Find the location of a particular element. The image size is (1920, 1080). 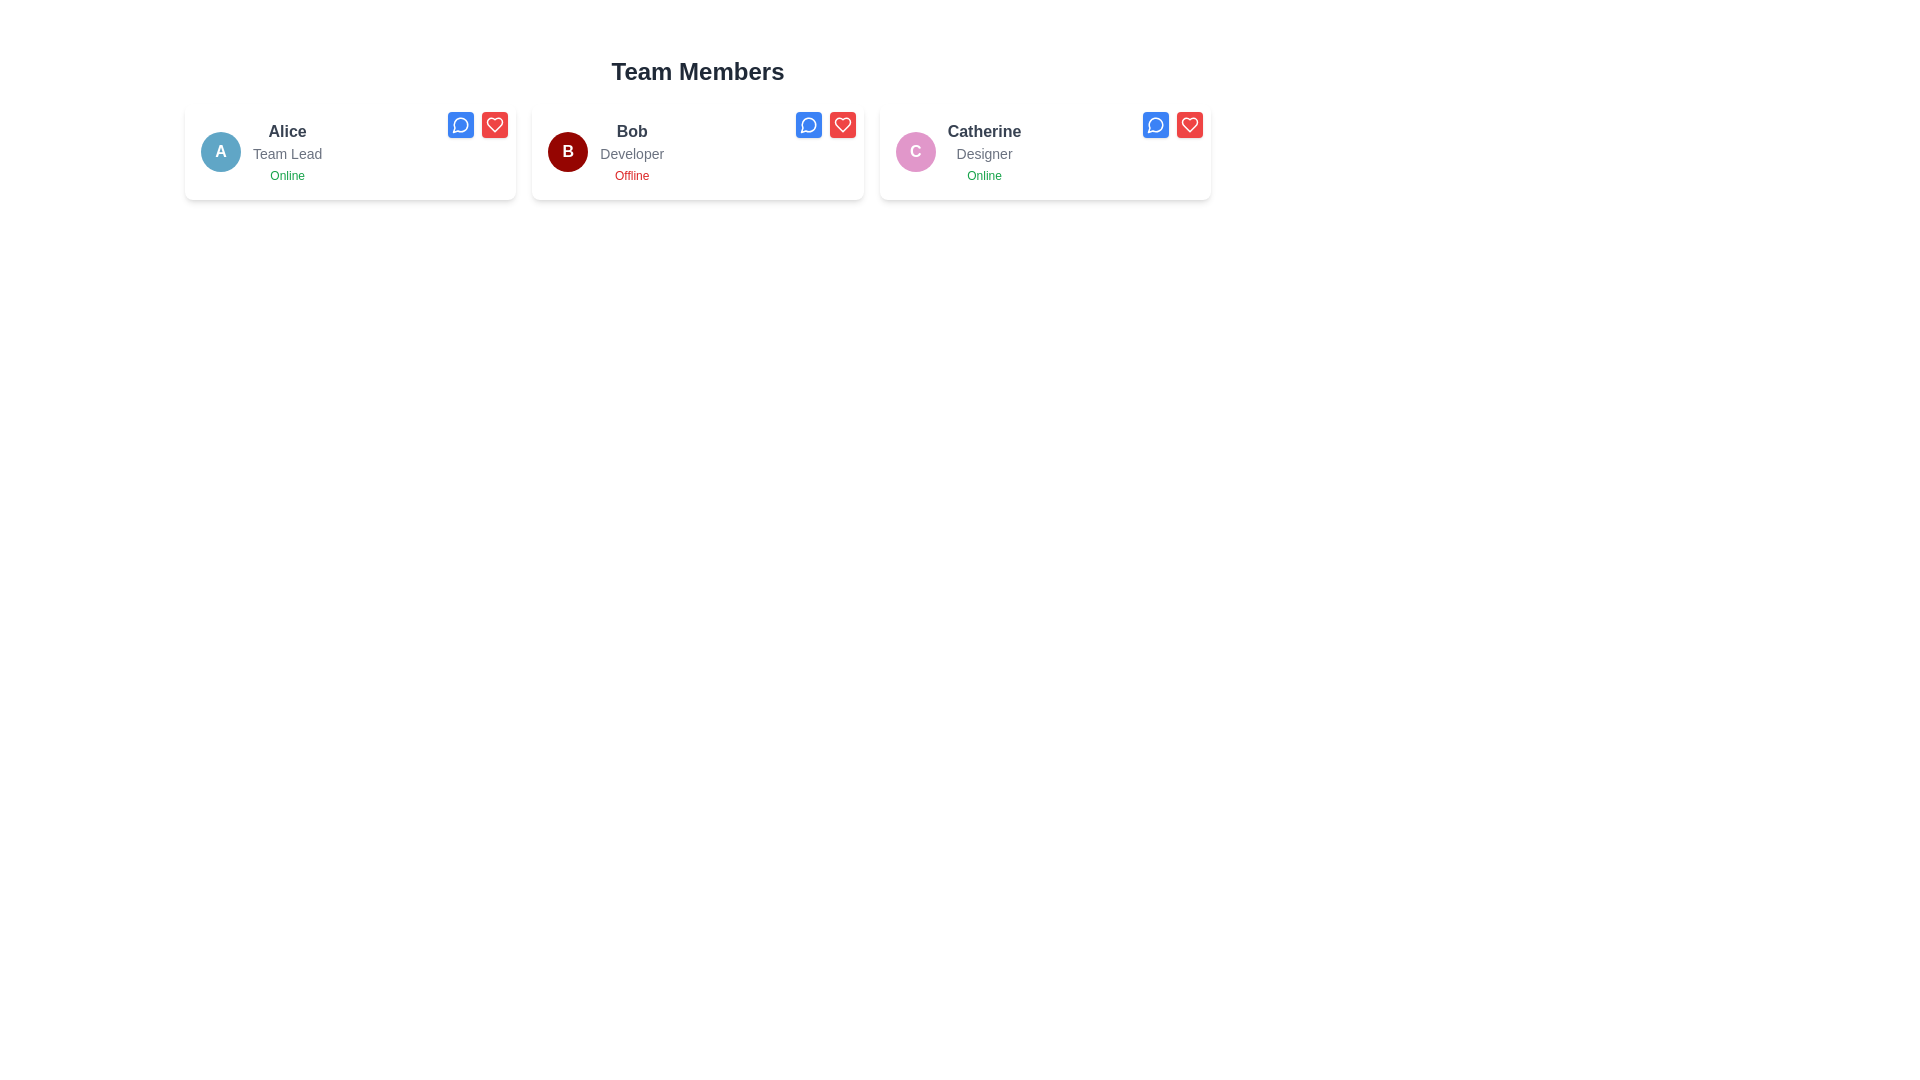

the button located in the top-right corner of the card representing 'Alice - Team Lead - Online' is located at coordinates (495, 124).